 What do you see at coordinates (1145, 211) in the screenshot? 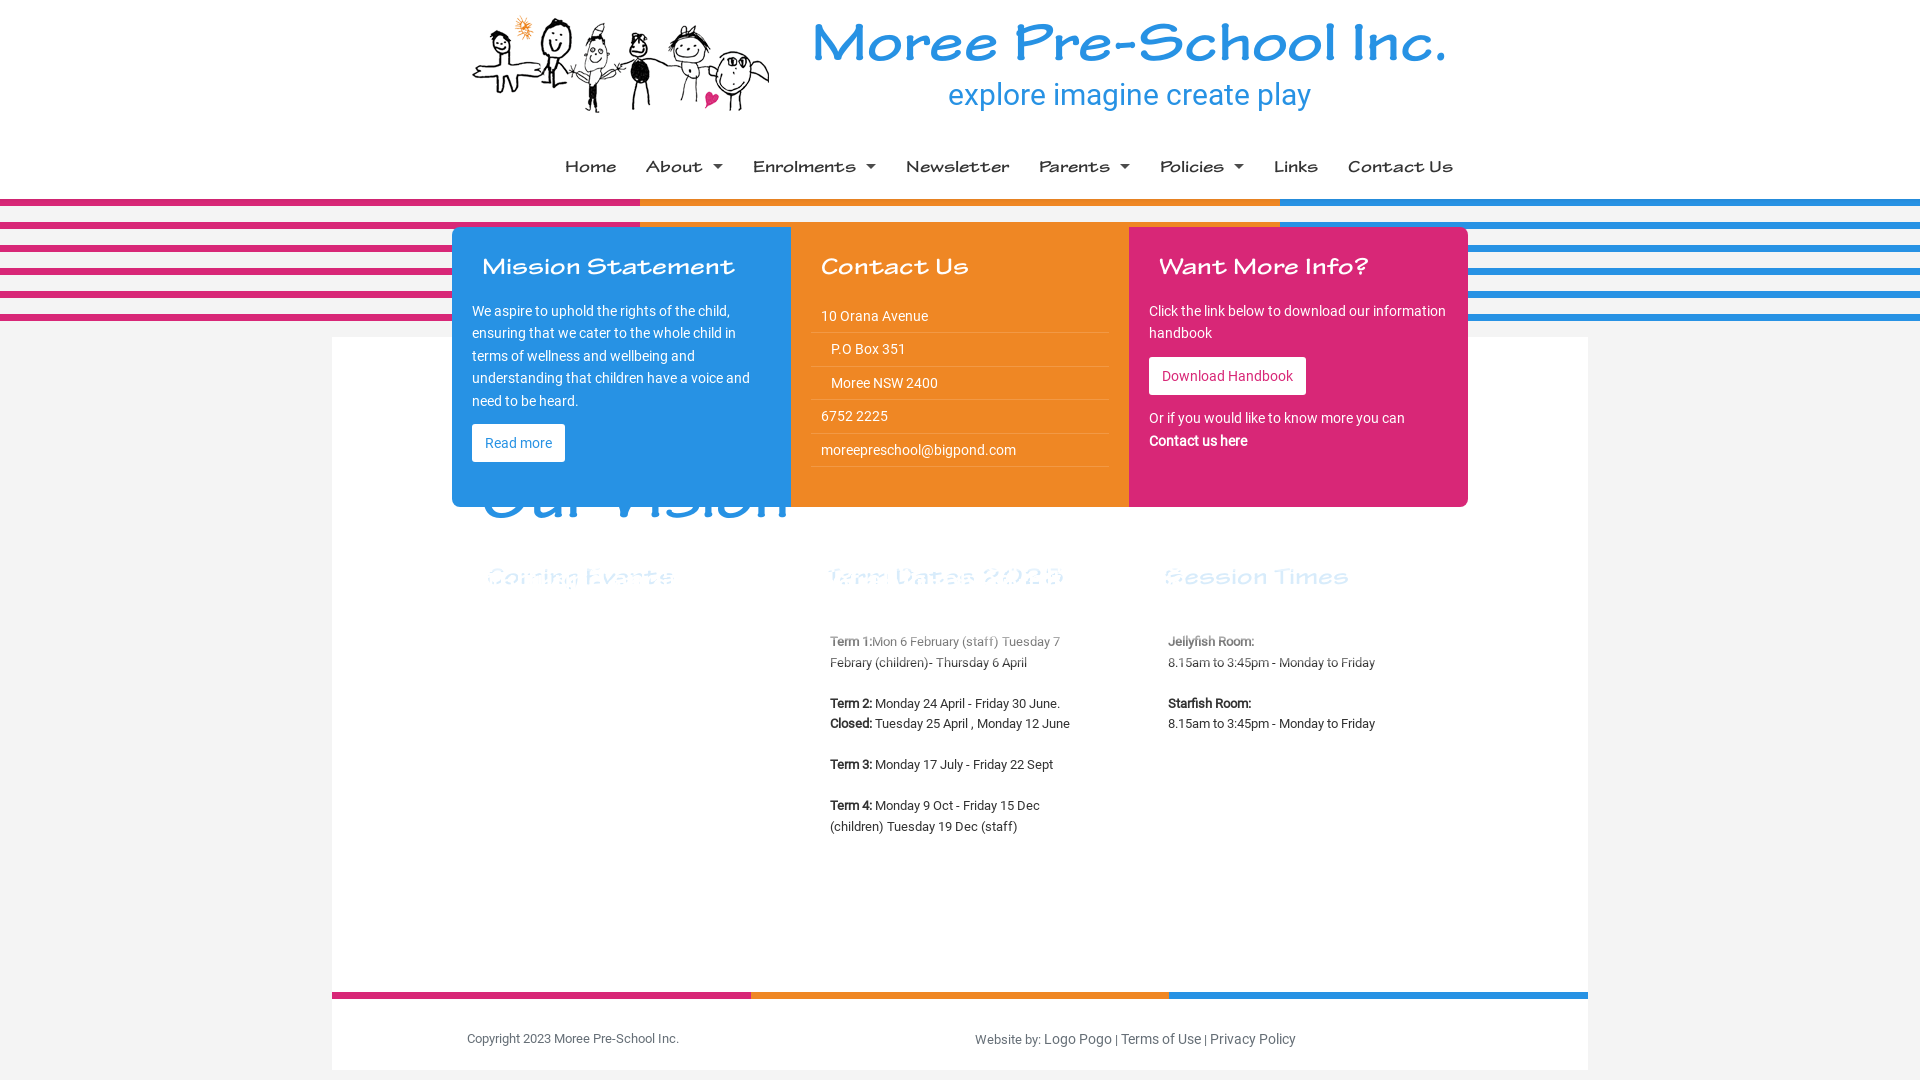
I see `'Grievance Policy'` at bounding box center [1145, 211].